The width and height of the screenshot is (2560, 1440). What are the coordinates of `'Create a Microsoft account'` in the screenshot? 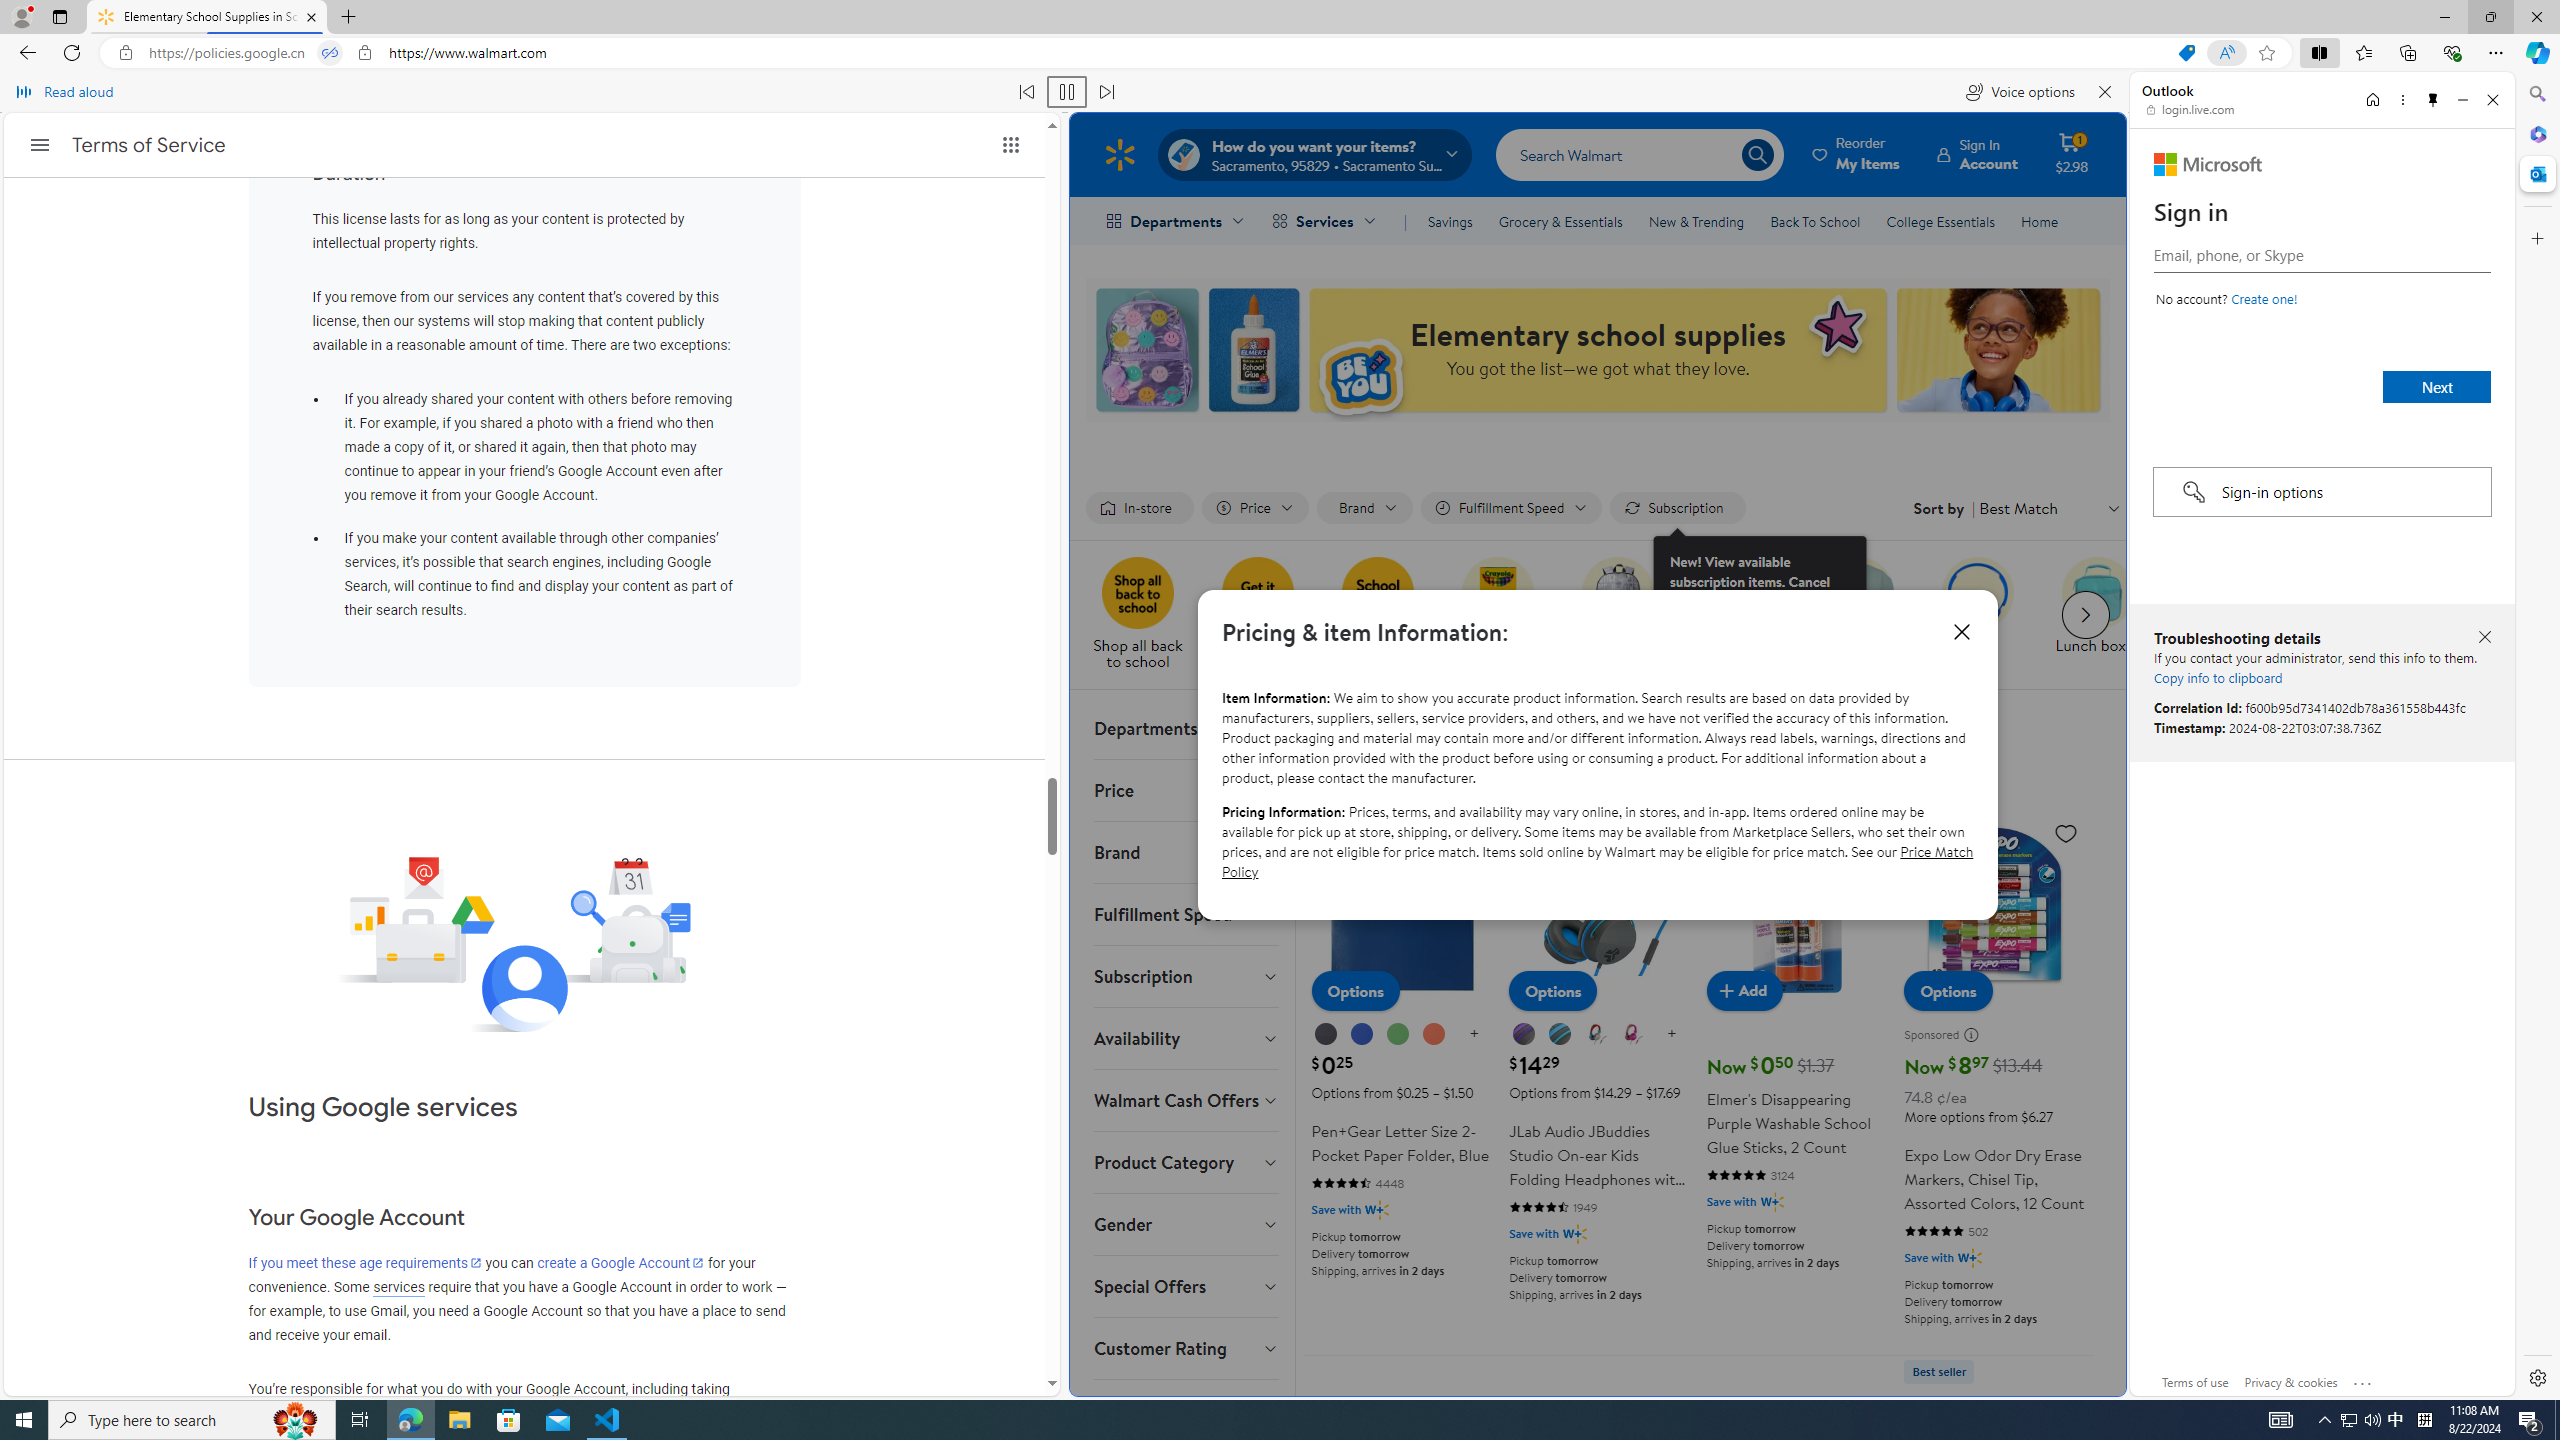 It's located at (2263, 298).